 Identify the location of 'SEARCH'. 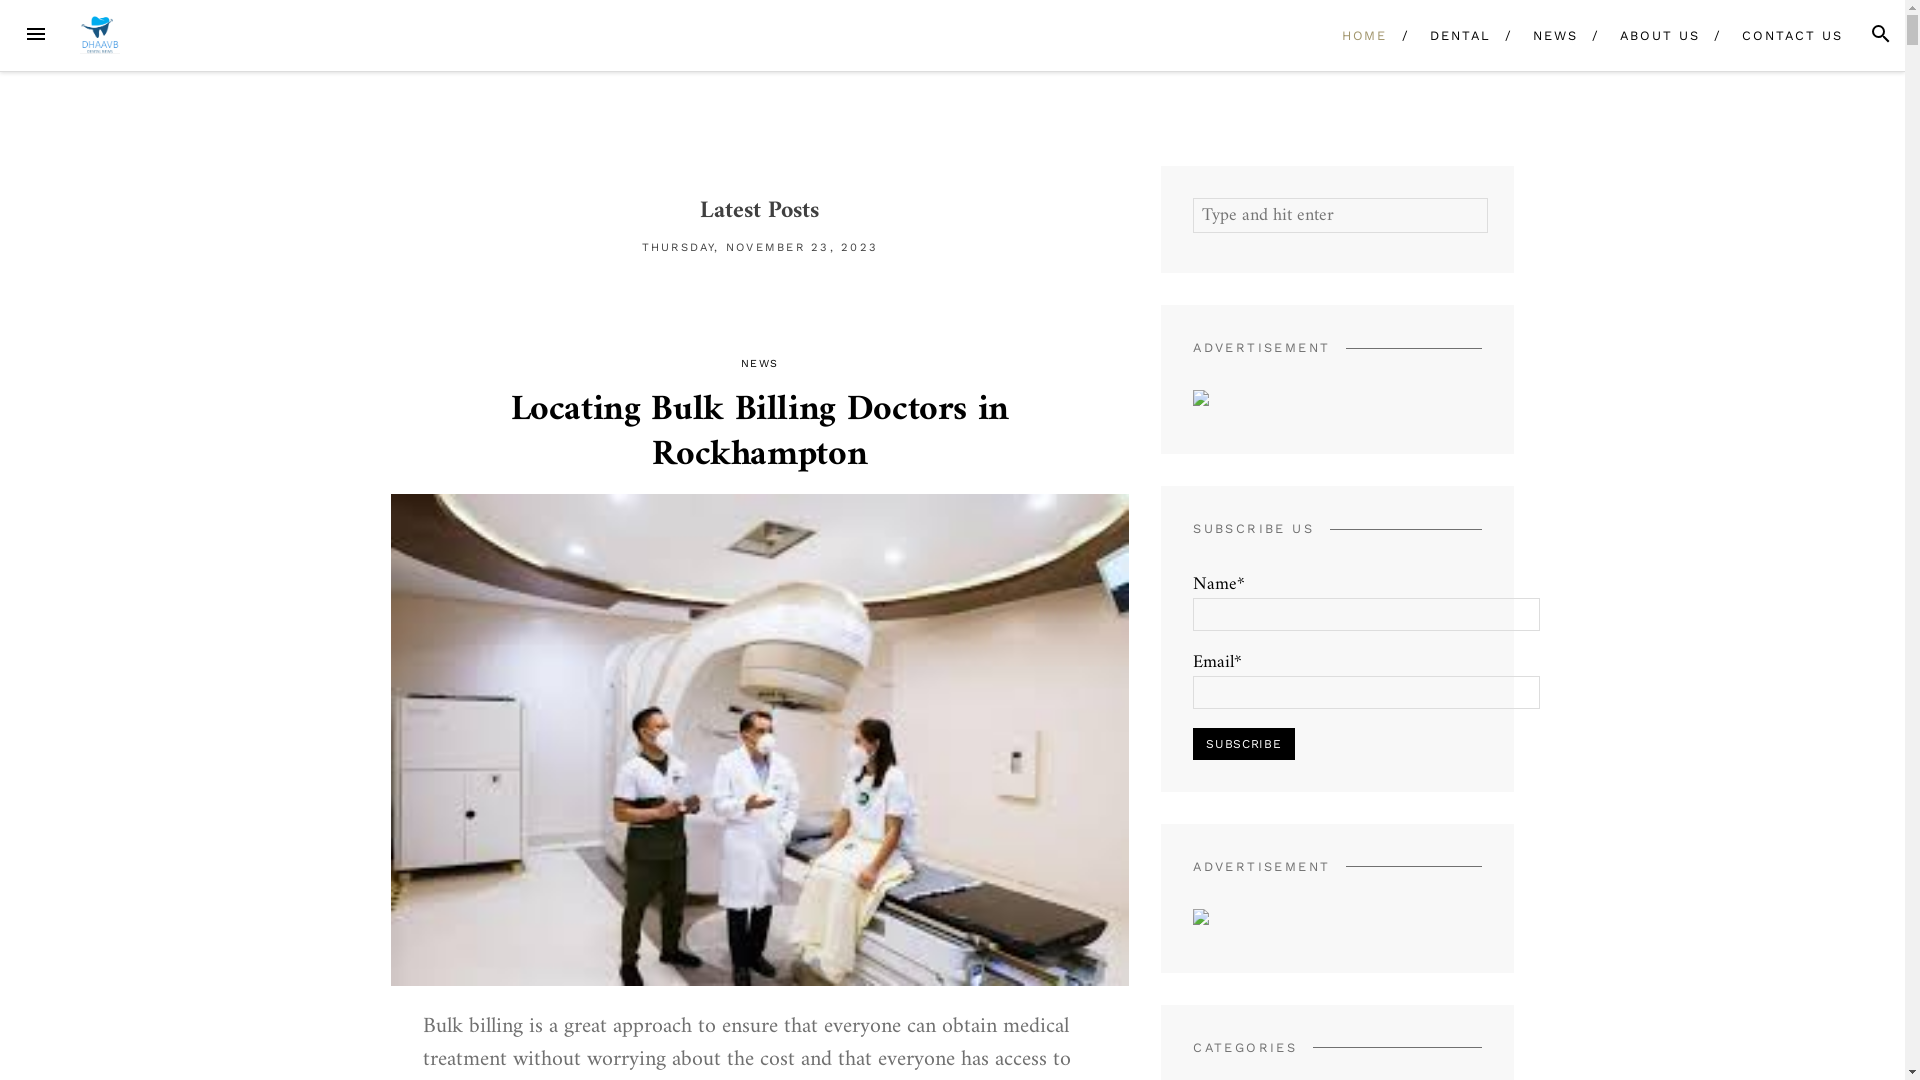
(1880, 34).